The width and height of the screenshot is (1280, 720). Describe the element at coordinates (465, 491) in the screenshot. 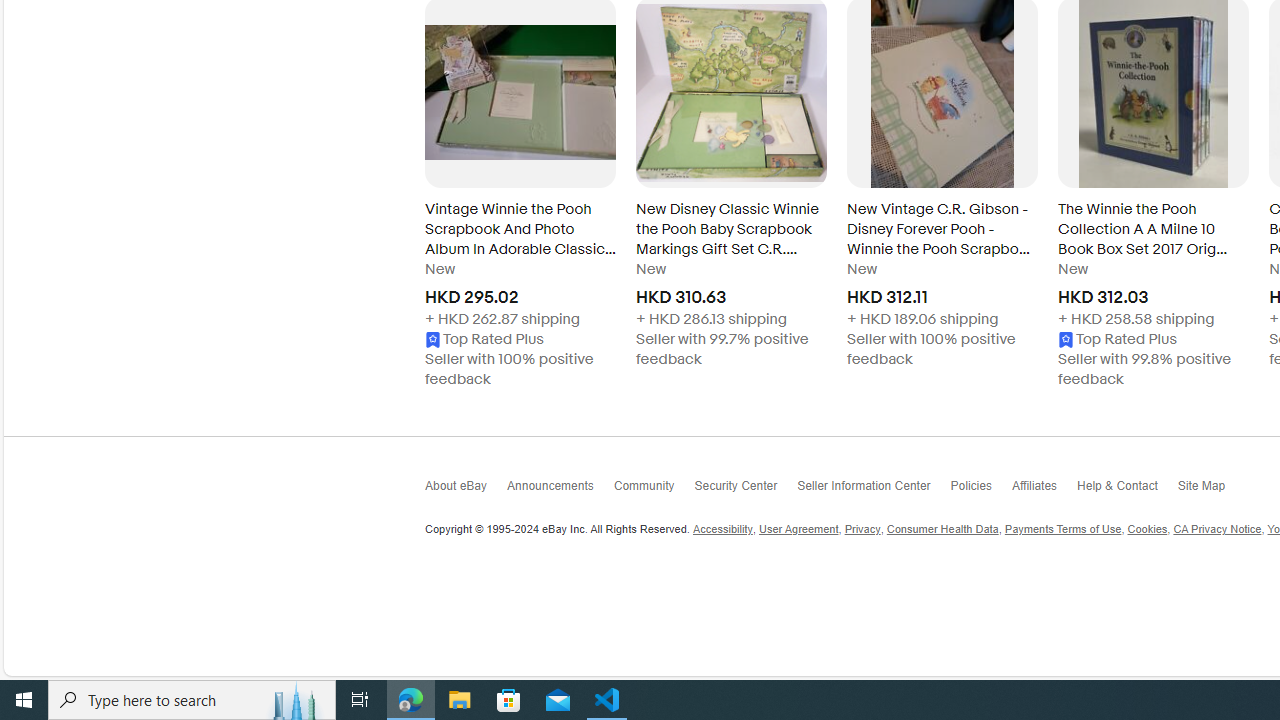

I see `'About eBay'` at that location.